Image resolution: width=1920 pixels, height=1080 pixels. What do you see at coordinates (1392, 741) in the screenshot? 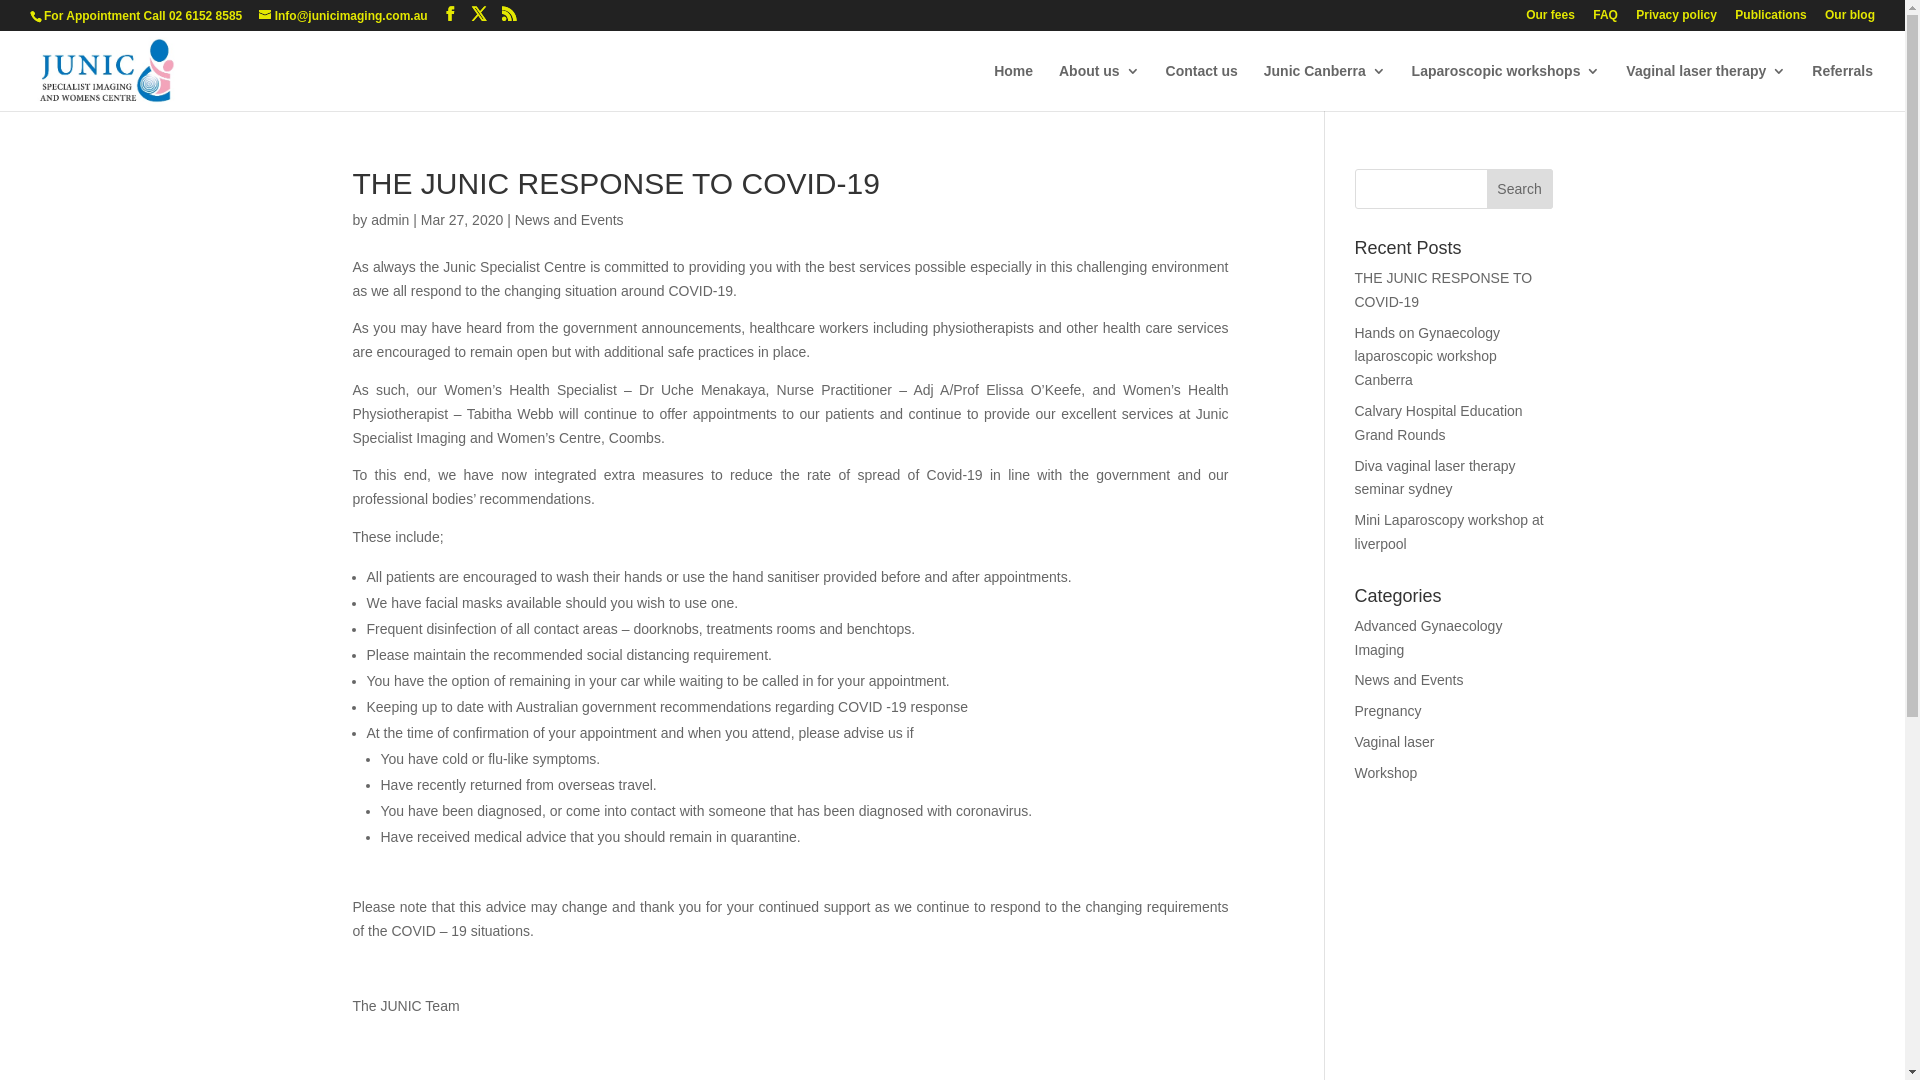
I see `'Vaginal laser'` at bounding box center [1392, 741].